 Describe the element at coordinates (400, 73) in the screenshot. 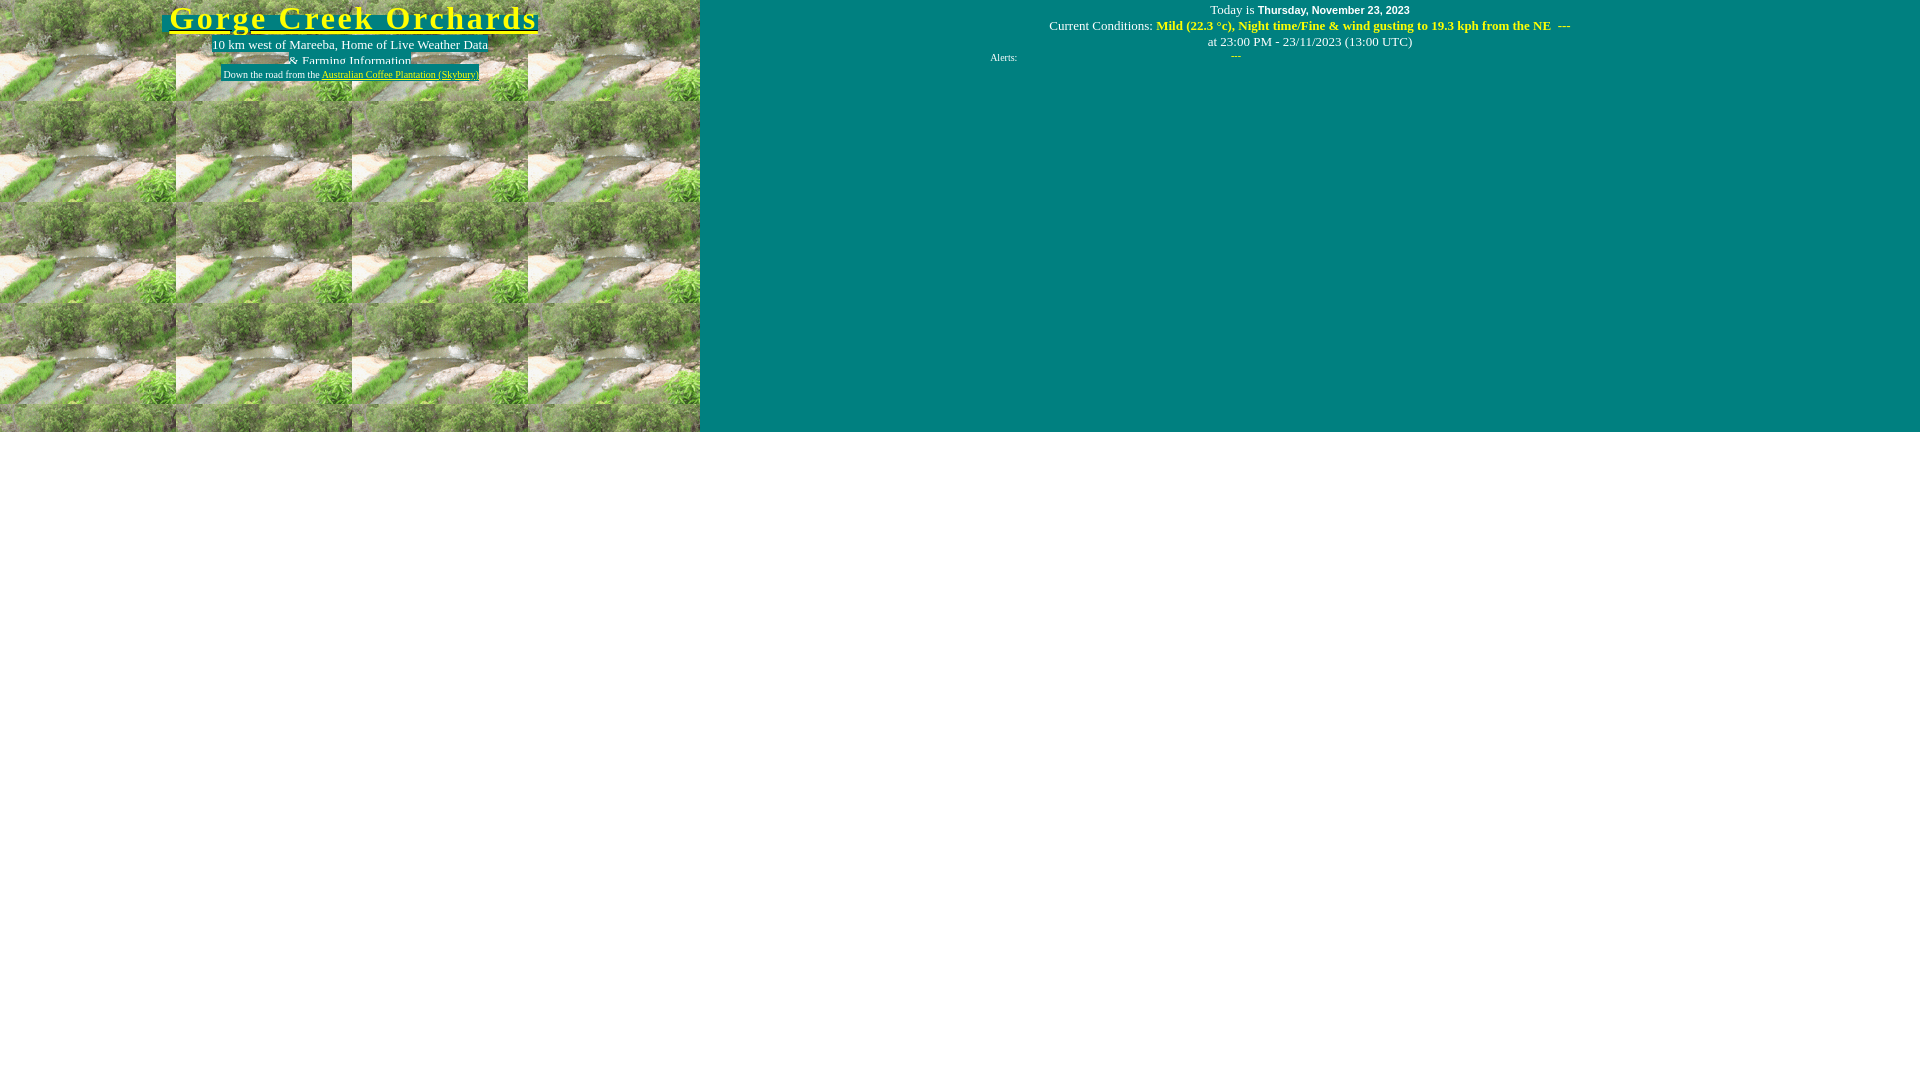

I see `'Australian Coffee Plantation (Skybury)'` at that location.